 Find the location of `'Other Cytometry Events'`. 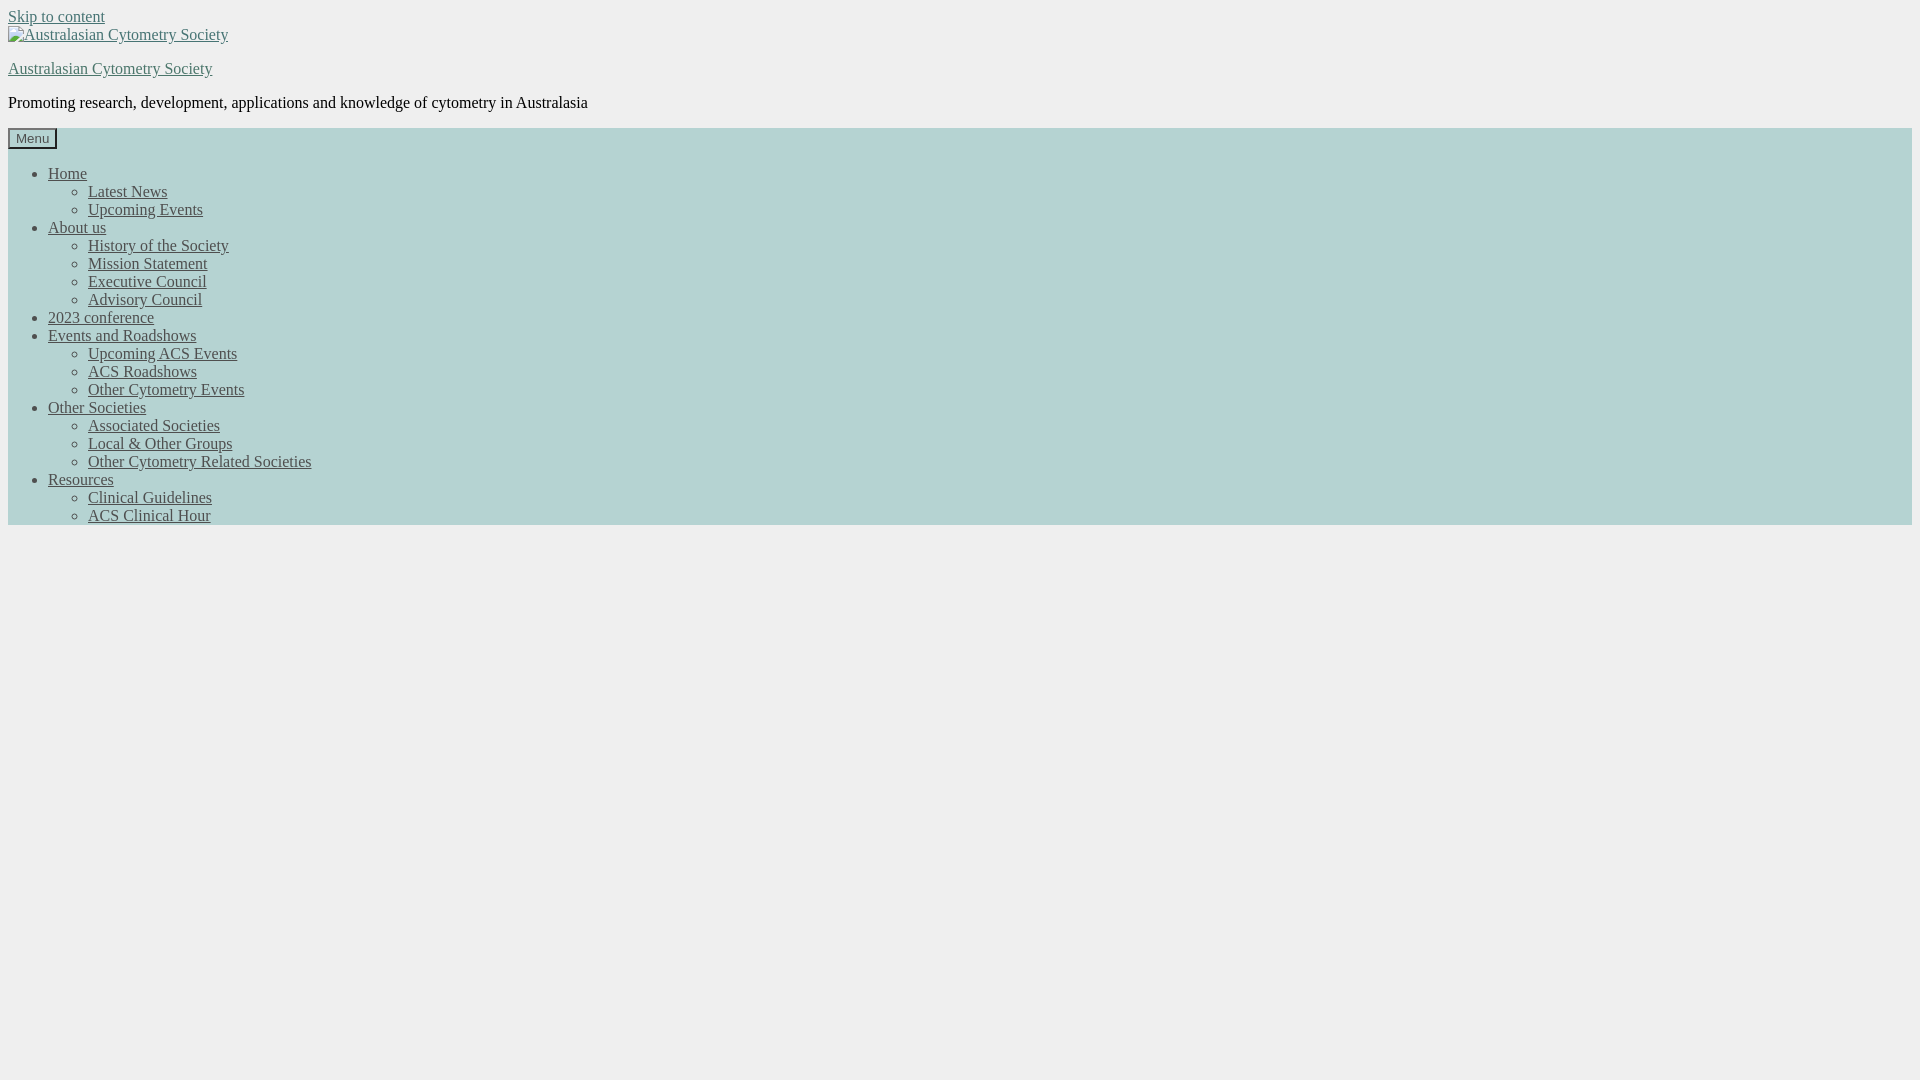

'Other Cytometry Events' is located at coordinates (86, 389).